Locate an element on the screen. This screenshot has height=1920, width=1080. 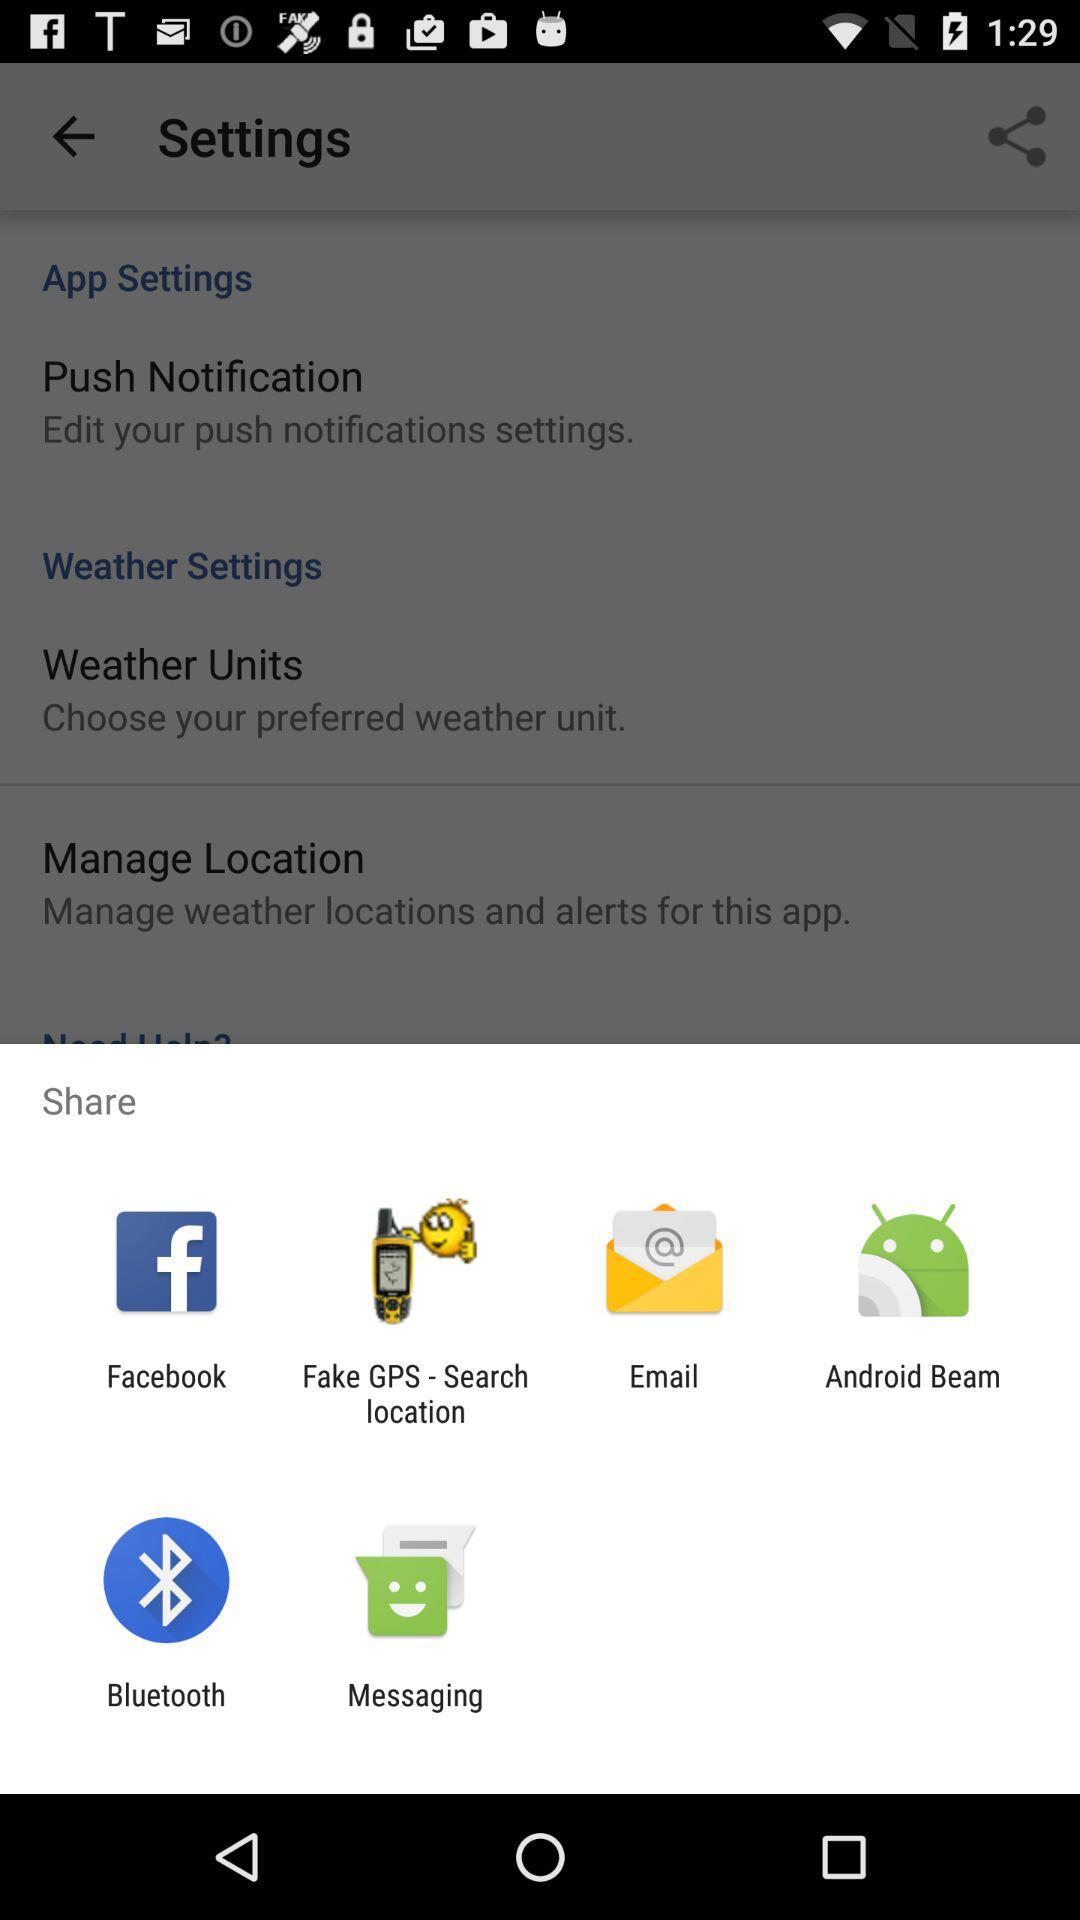
the item at the bottom right corner is located at coordinates (913, 1392).